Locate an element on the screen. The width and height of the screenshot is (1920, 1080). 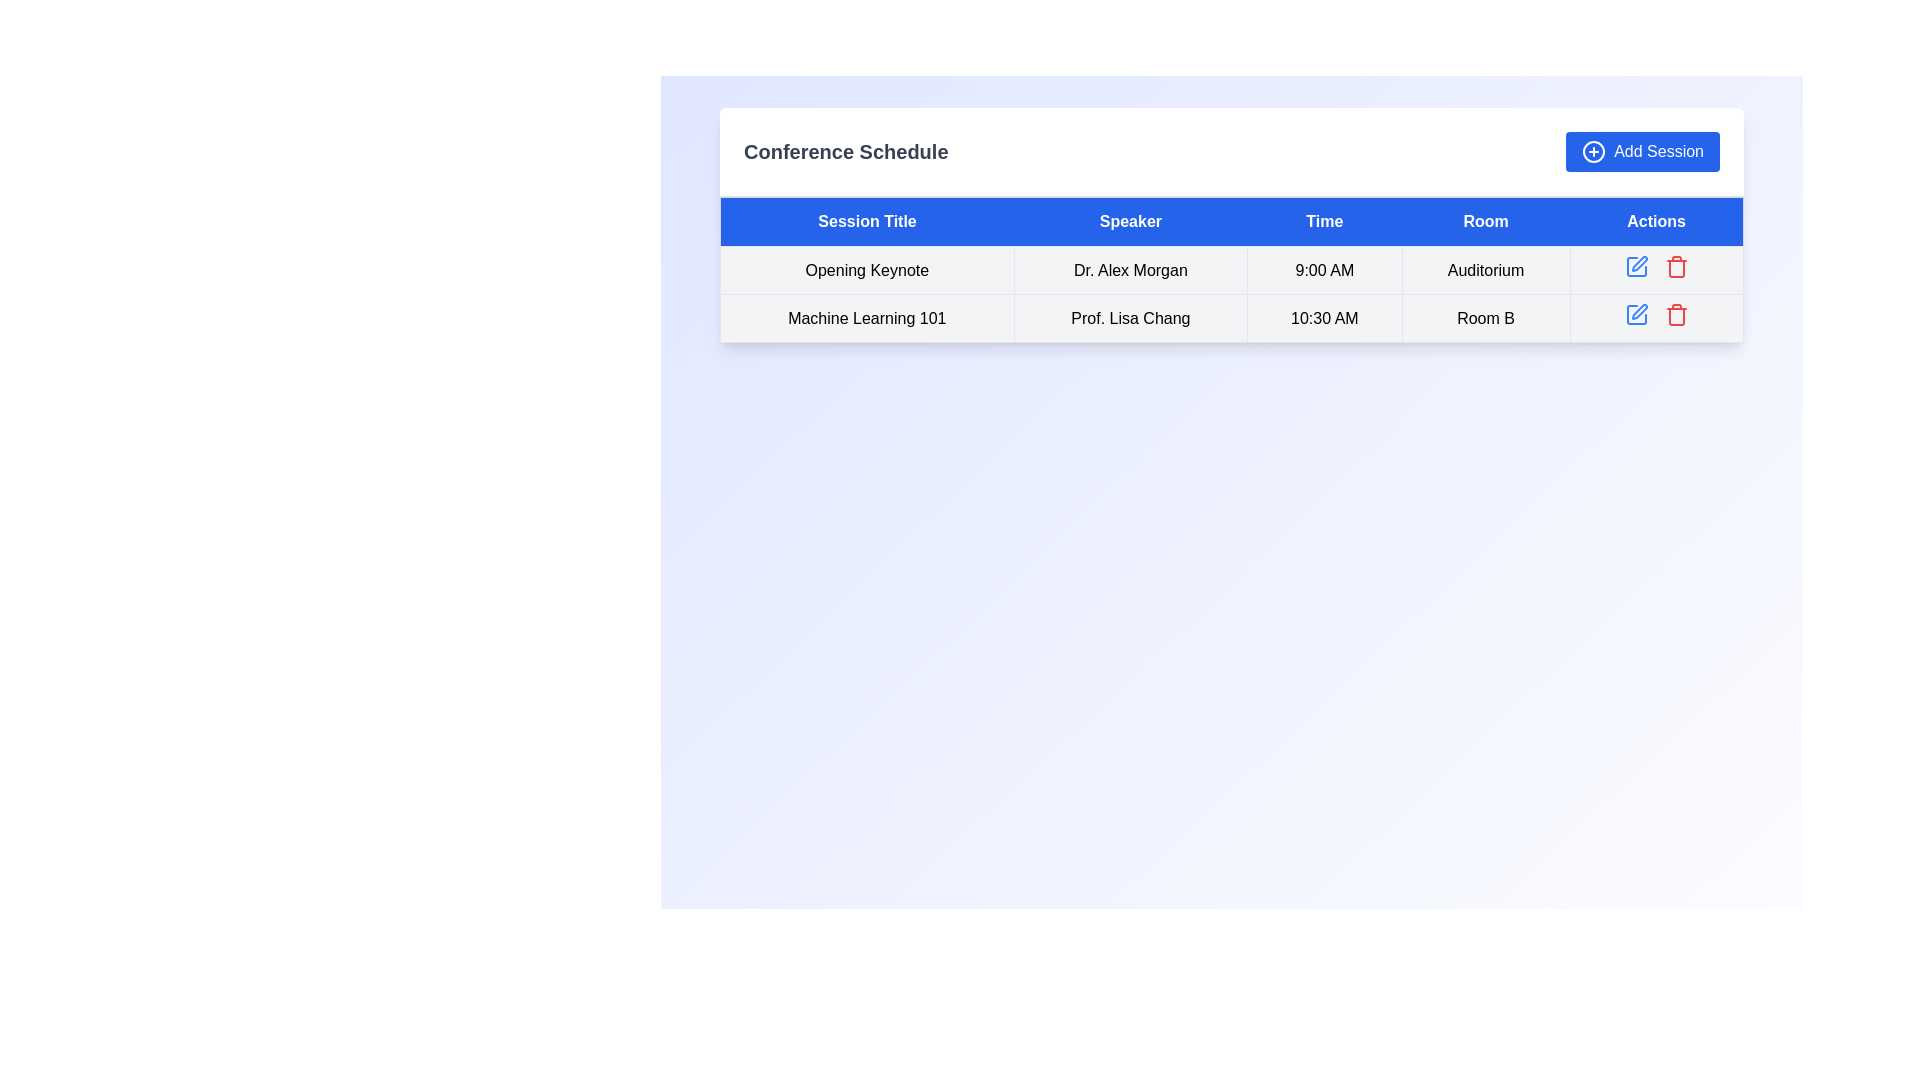
the text label that details the title of a session or event, located in the second row under the 'Session Title' header, aligned with 'Prof. Lisa Chang' in the 'Speaker' column is located at coordinates (867, 317).